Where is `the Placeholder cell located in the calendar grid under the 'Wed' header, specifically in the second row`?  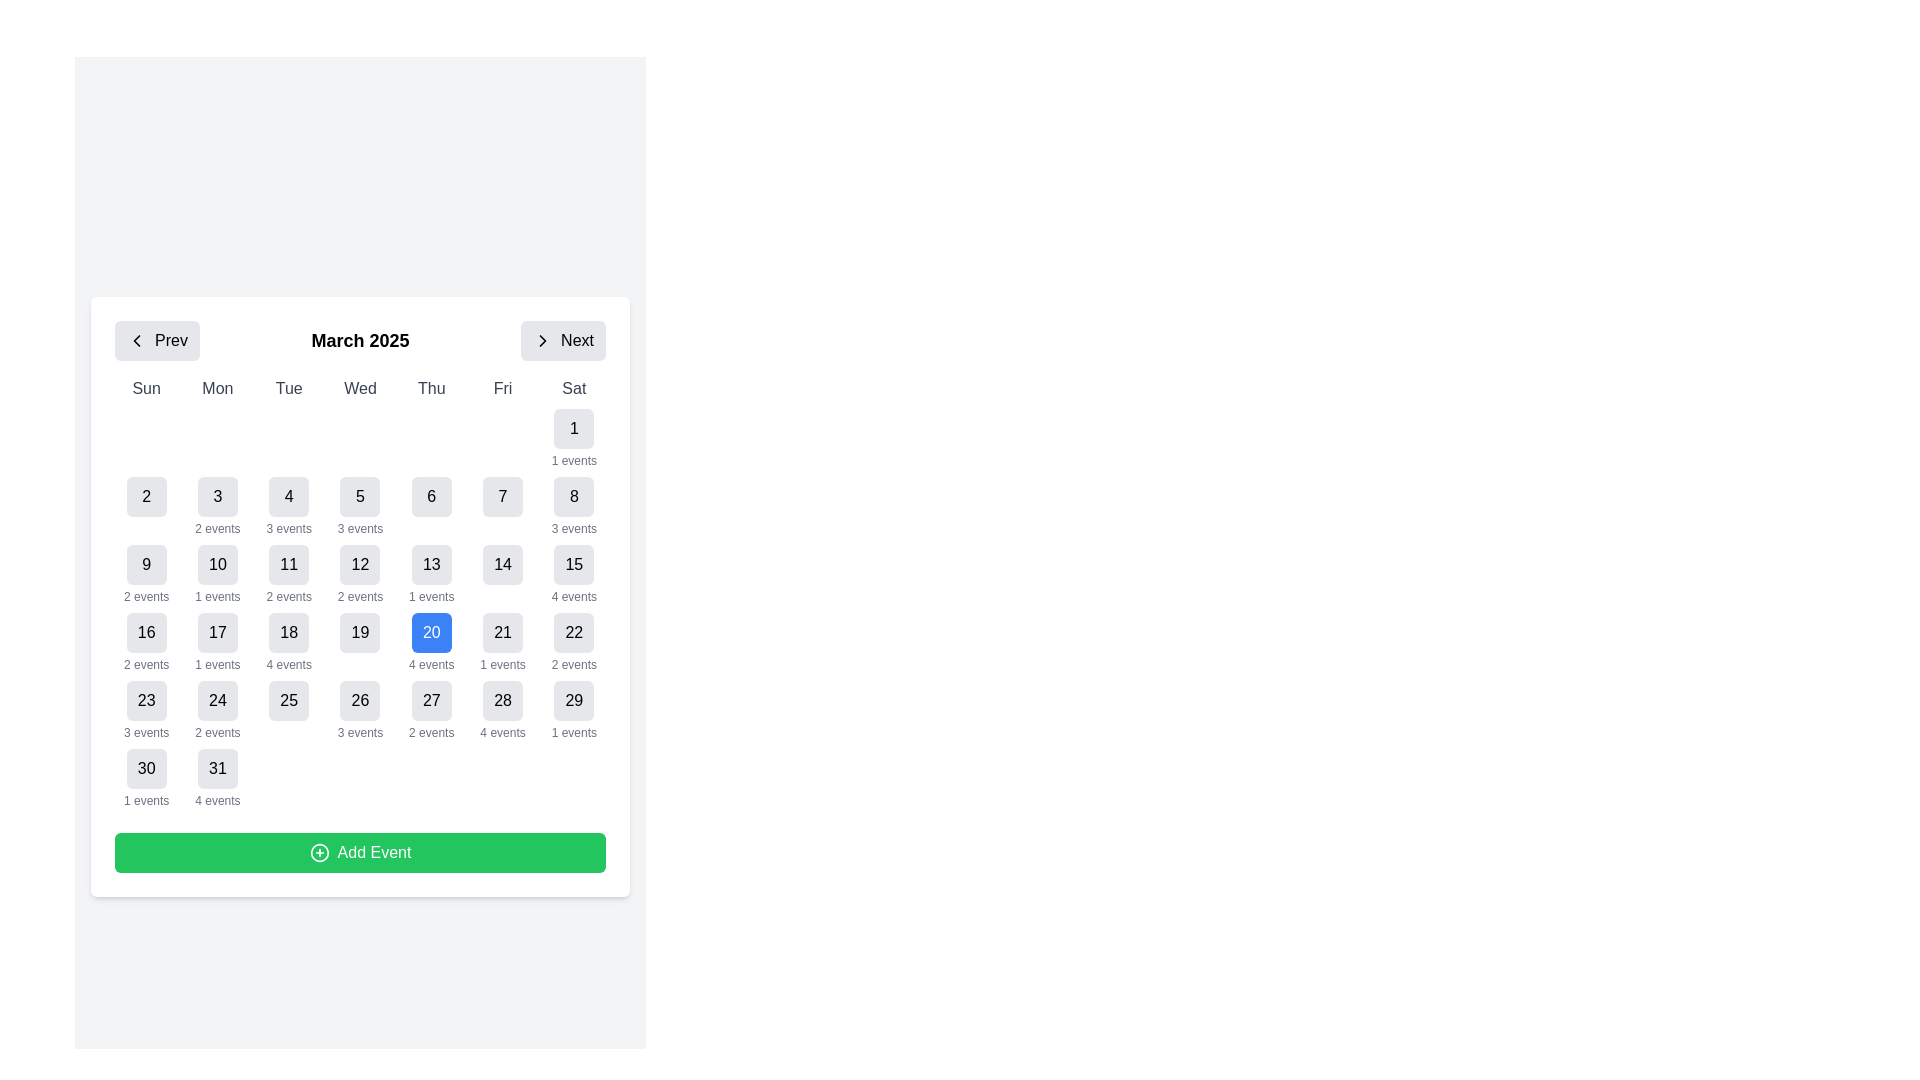
the Placeholder cell located in the calendar grid under the 'Wed' header, specifically in the second row is located at coordinates (360, 438).